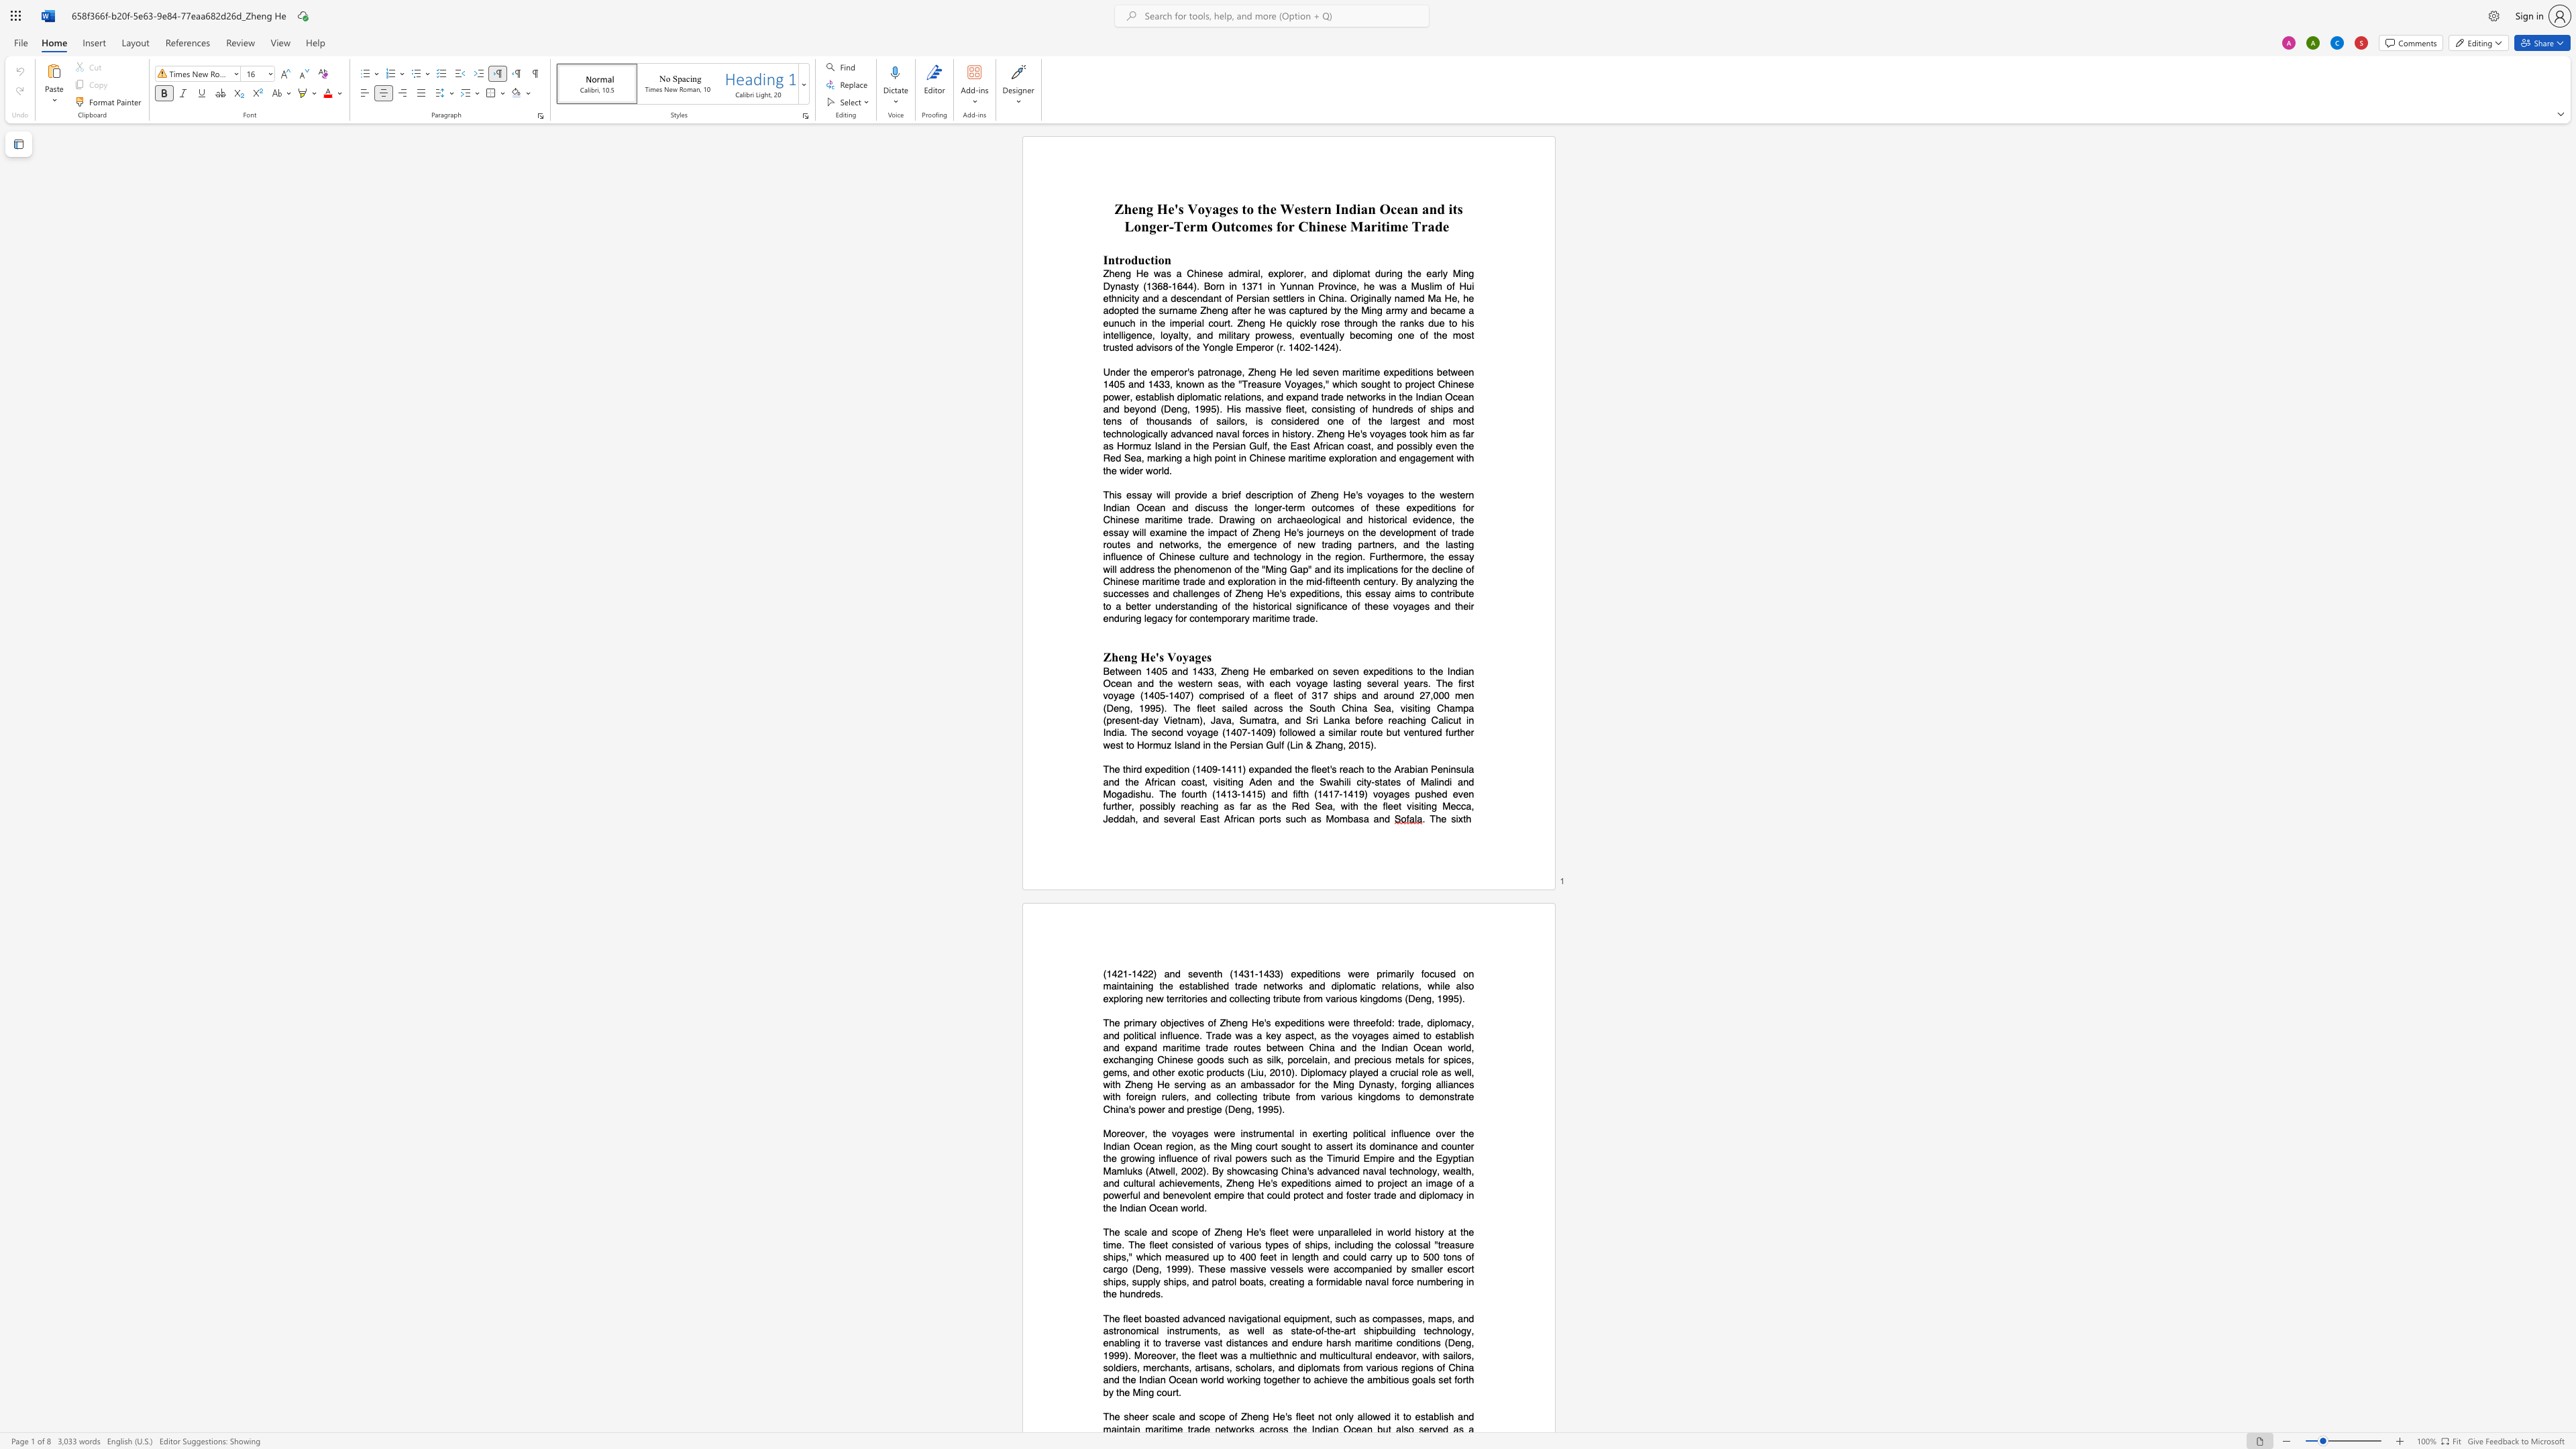 The width and height of the screenshot is (2576, 1449). Describe the element at coordinates (1297, 707) in the screenshot. I see `the subset text "e South China Sea, visiting Champa (present-day Vi" within the text "of a fleet of 317 ships and around 27,000 men (Deng, 1995). The fleet sailed across the South China Sea, visiting Champa (present-day Vietnam), Java, Sumatra, and Sri Lanka before reaching"` at that location.